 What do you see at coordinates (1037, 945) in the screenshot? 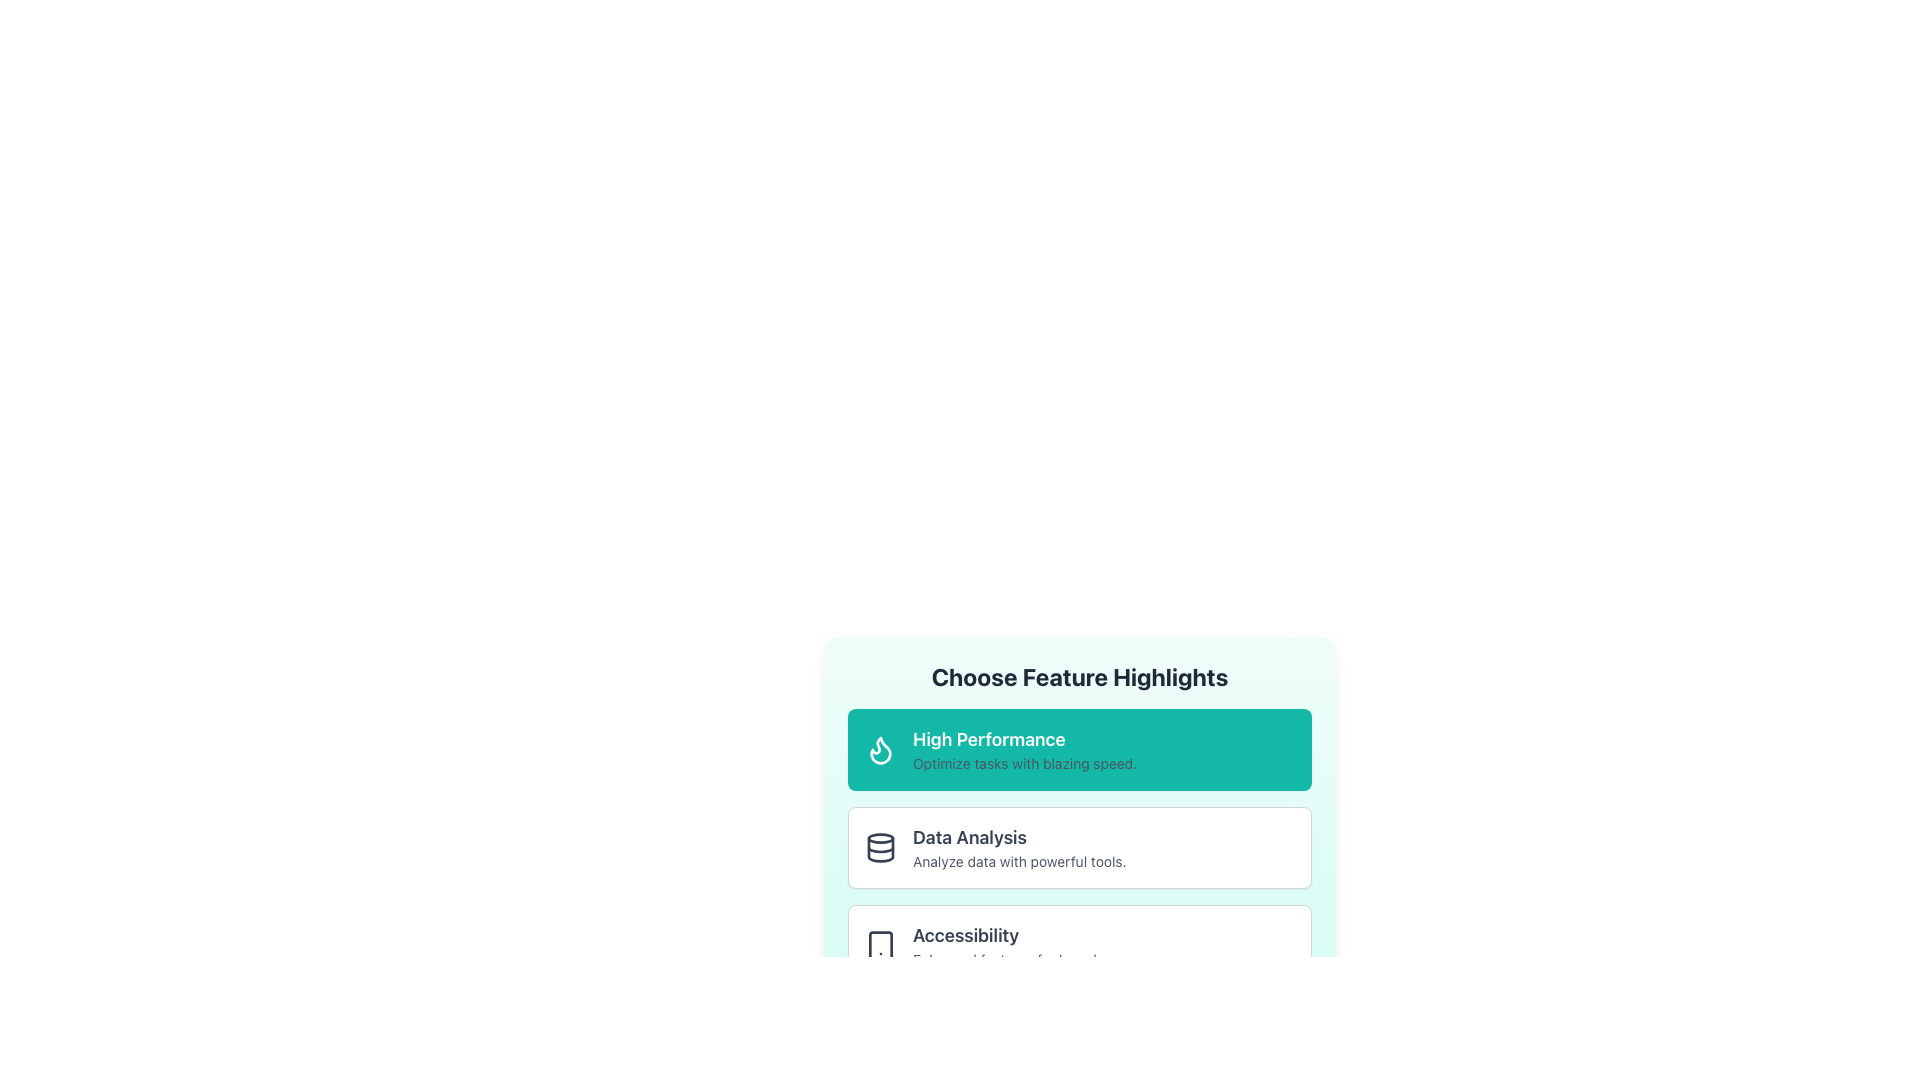
I see `the 'Accessibility' text element located in the third card of the 'Choose Feature Highlights' section, which features bold title text and a description below it` at bounding box center [1037, 945].